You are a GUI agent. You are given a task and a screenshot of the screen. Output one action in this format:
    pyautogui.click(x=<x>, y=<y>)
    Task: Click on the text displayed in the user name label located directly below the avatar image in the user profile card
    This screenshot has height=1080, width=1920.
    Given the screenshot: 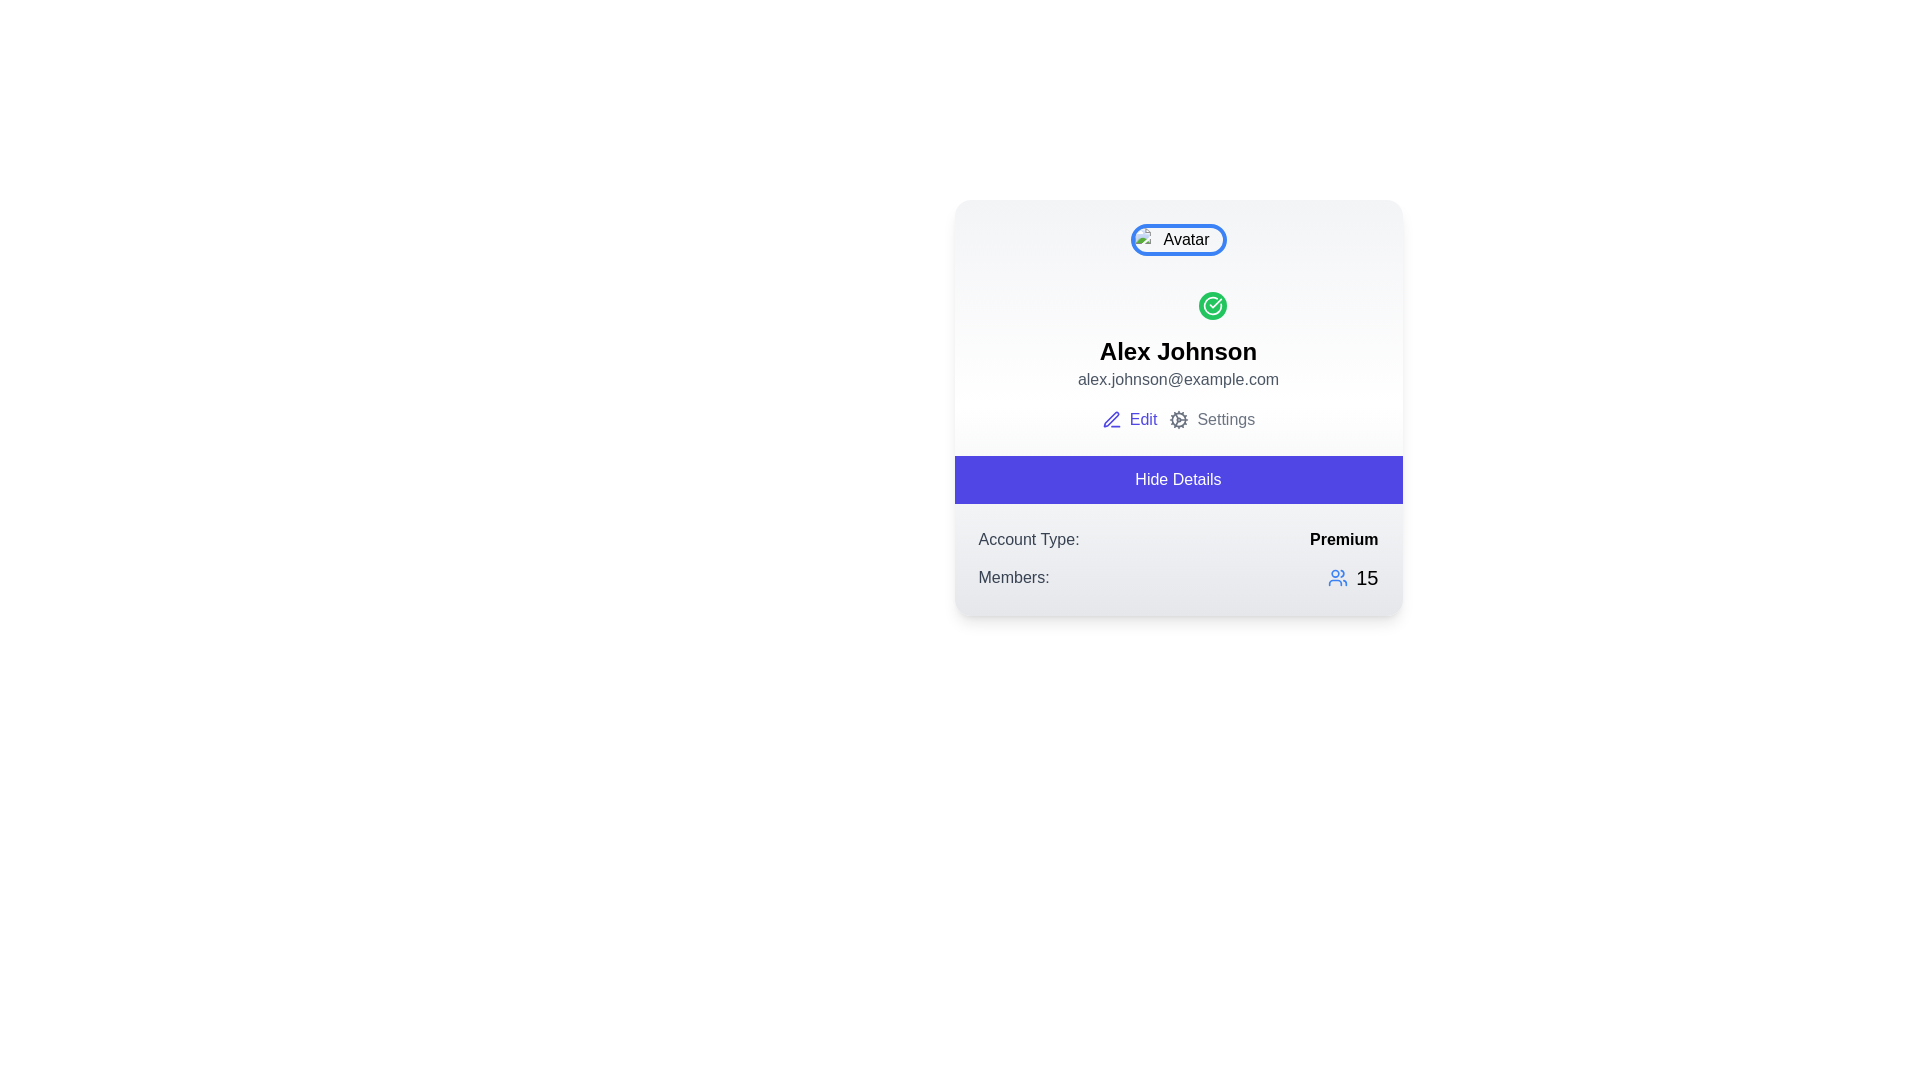 What is the action you would take?
    pyautogui.click(x=1178, y=350)
    